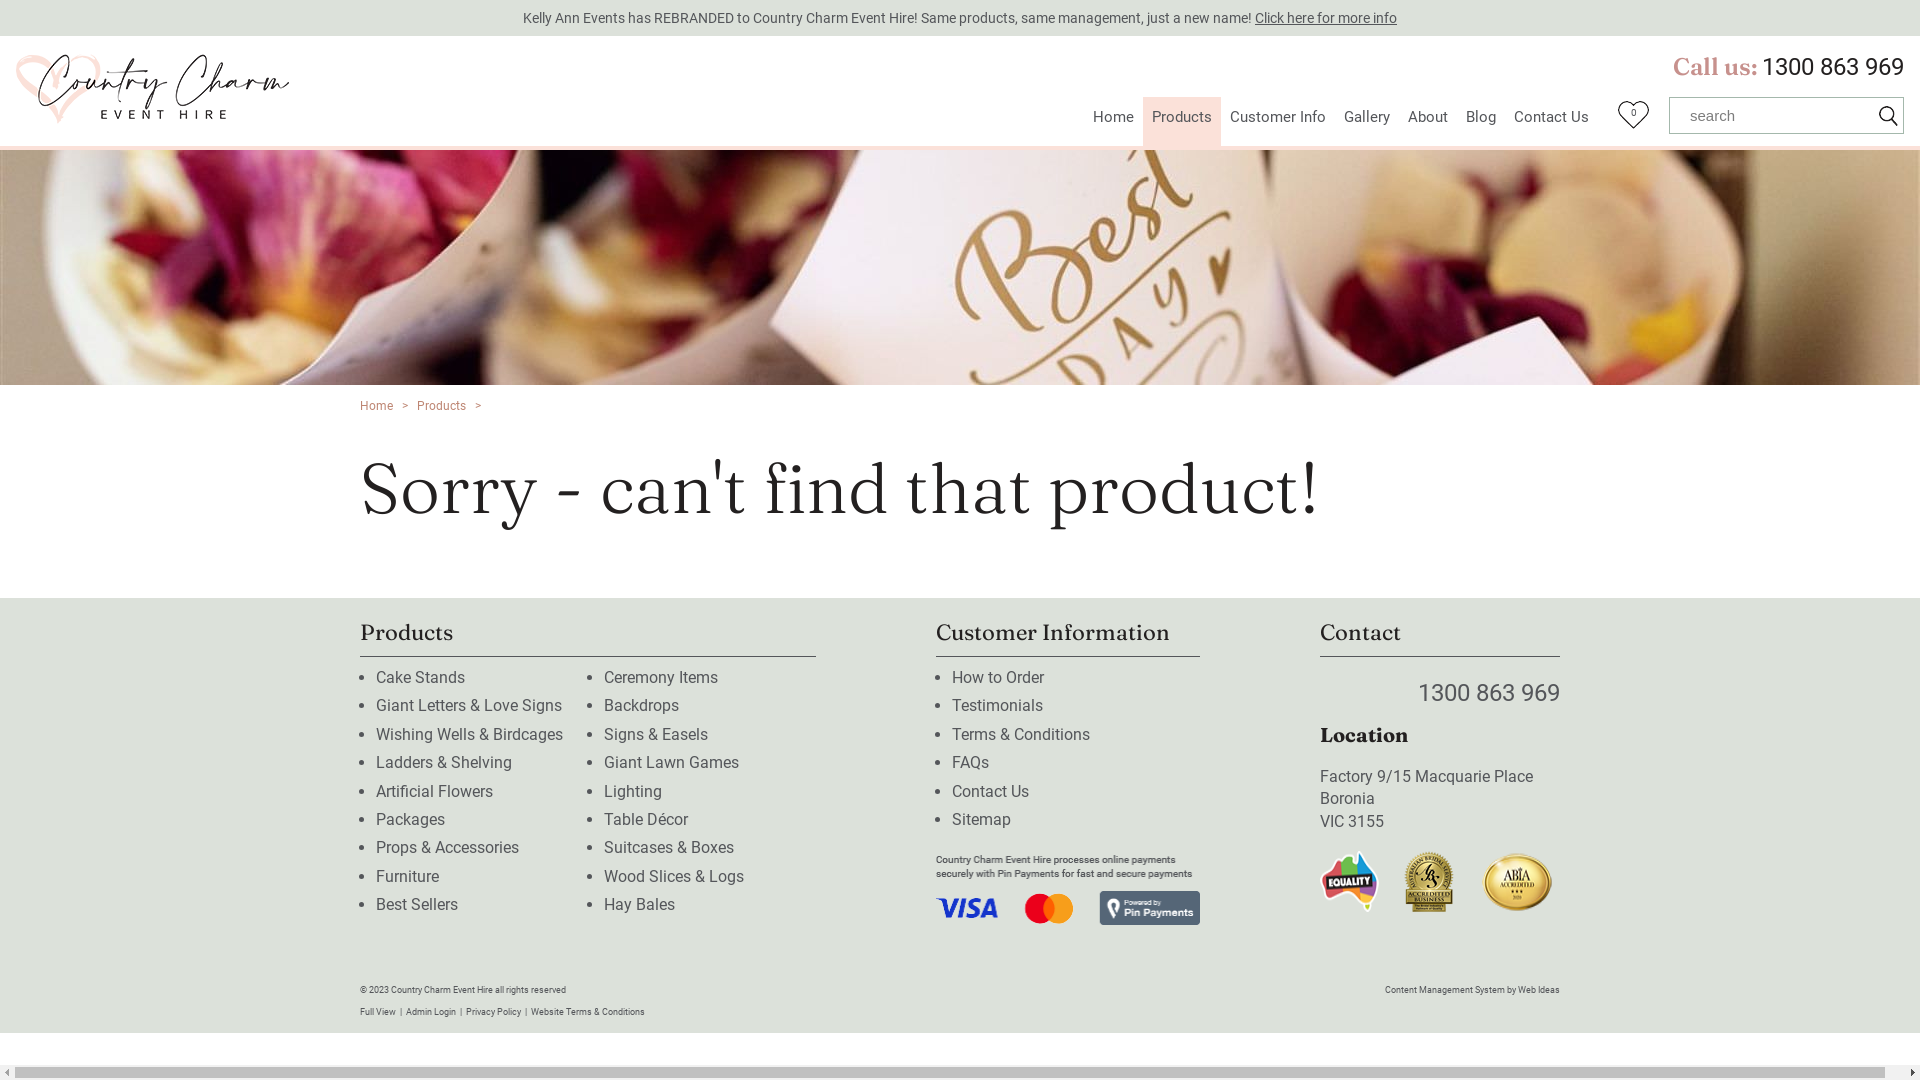 This screenshot has height=1080, width=1920. I want to click on 'Contact Us', so click(990, 790).